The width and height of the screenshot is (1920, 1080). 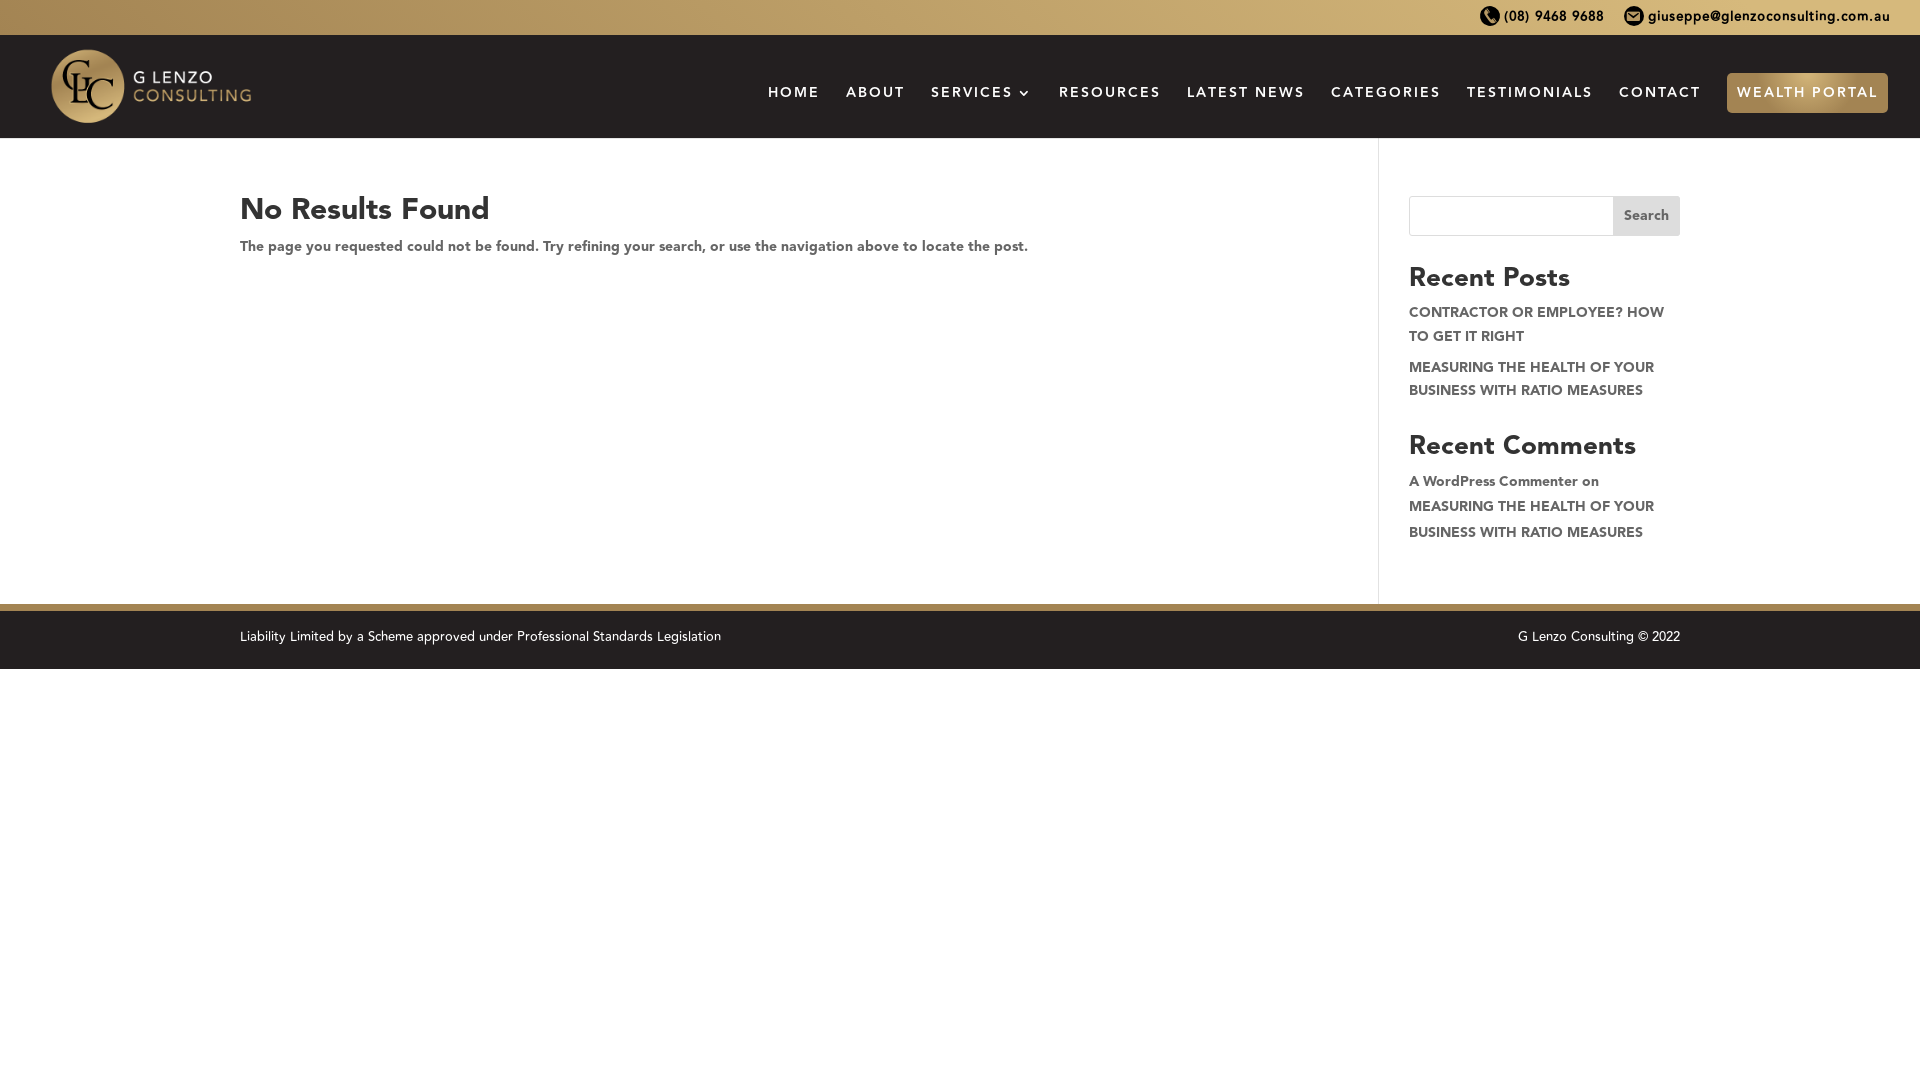 I want to click on 'LATEST NEWS', so click(x=1245, y=111).